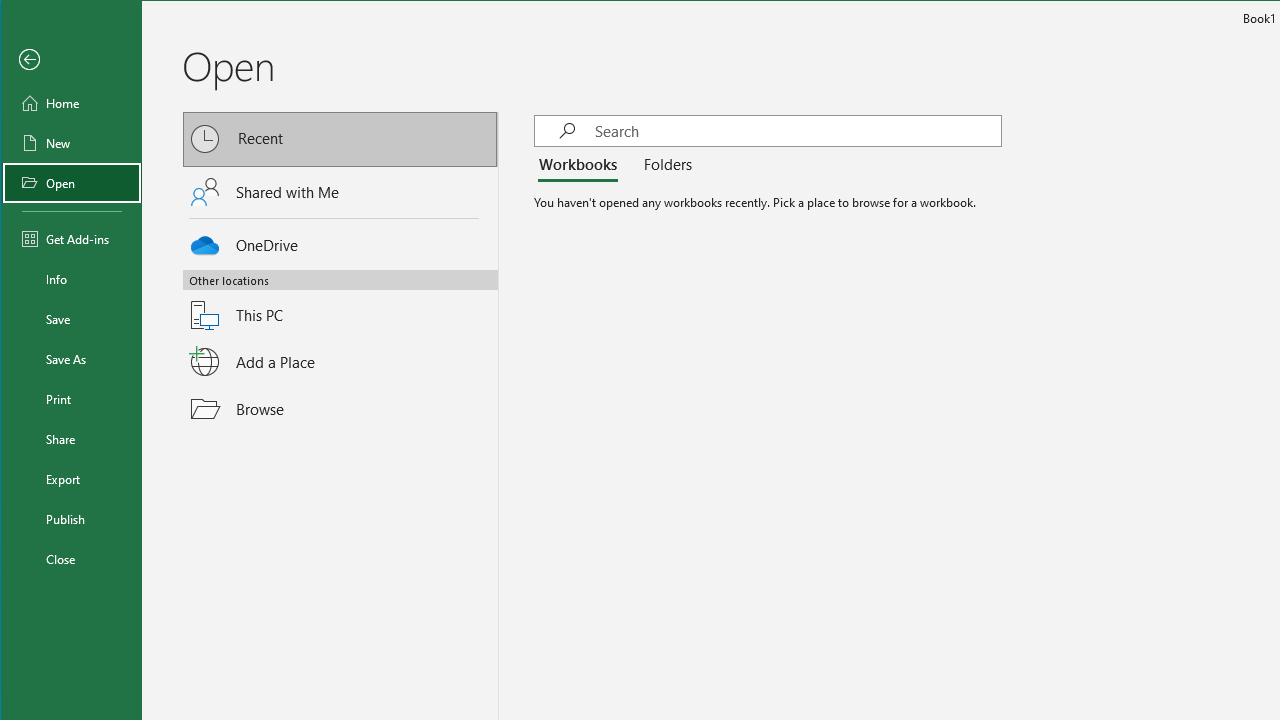  Describe the element at coordinates (797, 131) in the screenshot. I see `'Search'` at that location.